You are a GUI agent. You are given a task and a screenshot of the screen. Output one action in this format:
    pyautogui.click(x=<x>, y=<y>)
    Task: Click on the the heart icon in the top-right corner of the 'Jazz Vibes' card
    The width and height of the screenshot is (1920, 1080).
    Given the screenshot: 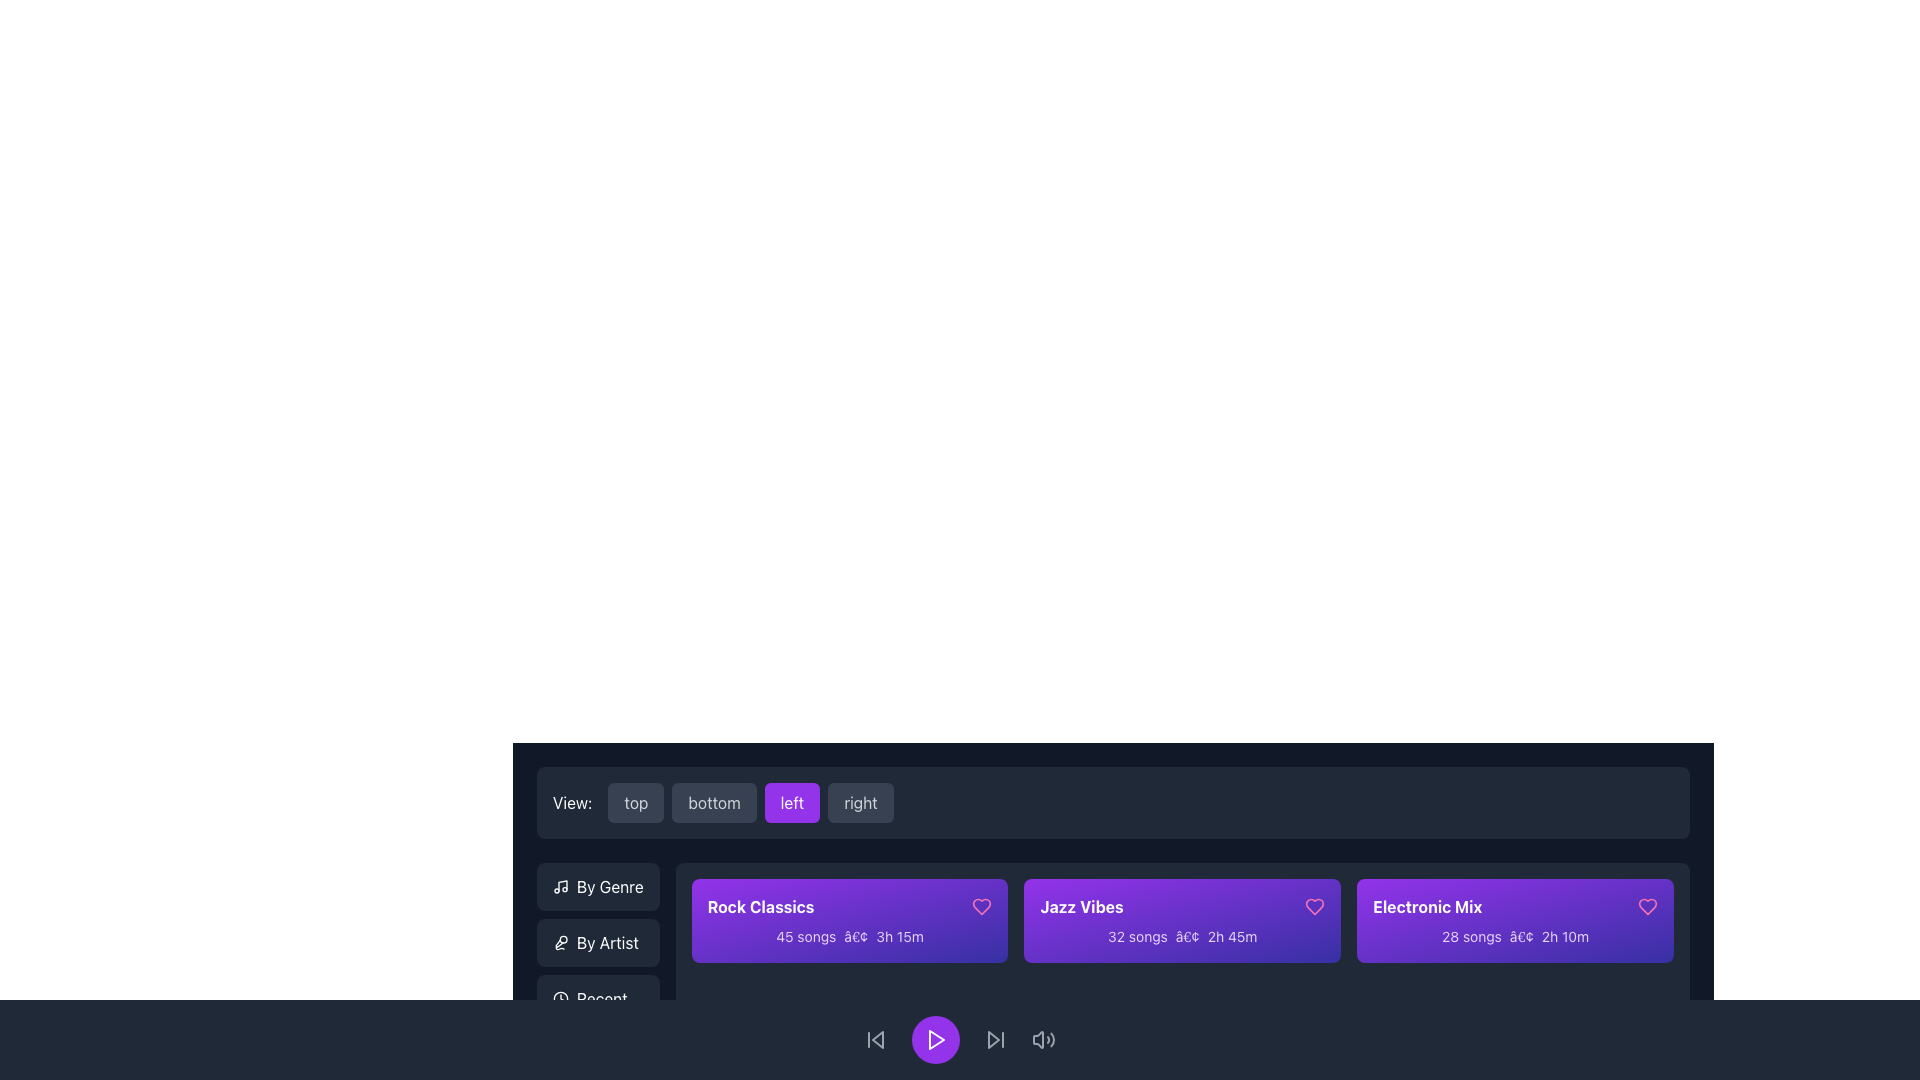 What is the action you would take?
    pyautogui.click(x=1315, y=906)
    